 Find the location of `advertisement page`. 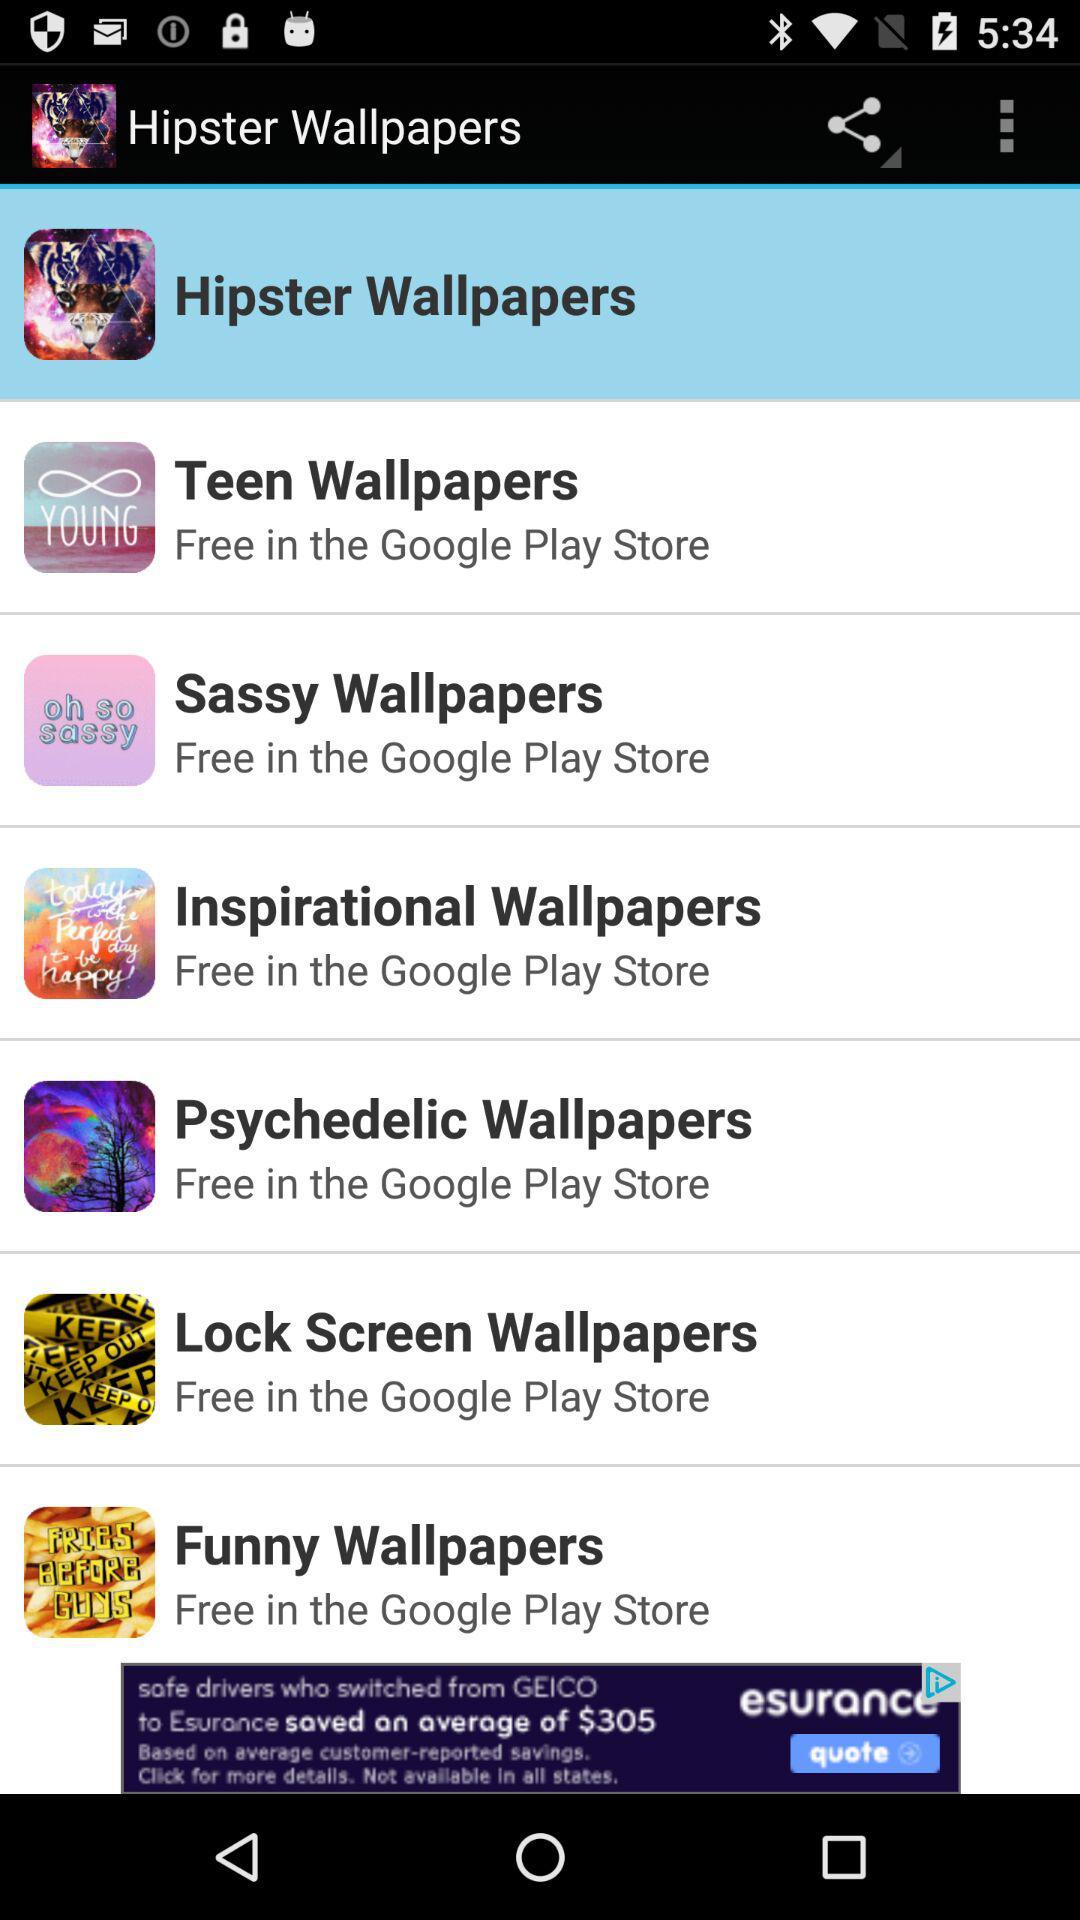

advertisement page is located at coordinates (540, 1727).